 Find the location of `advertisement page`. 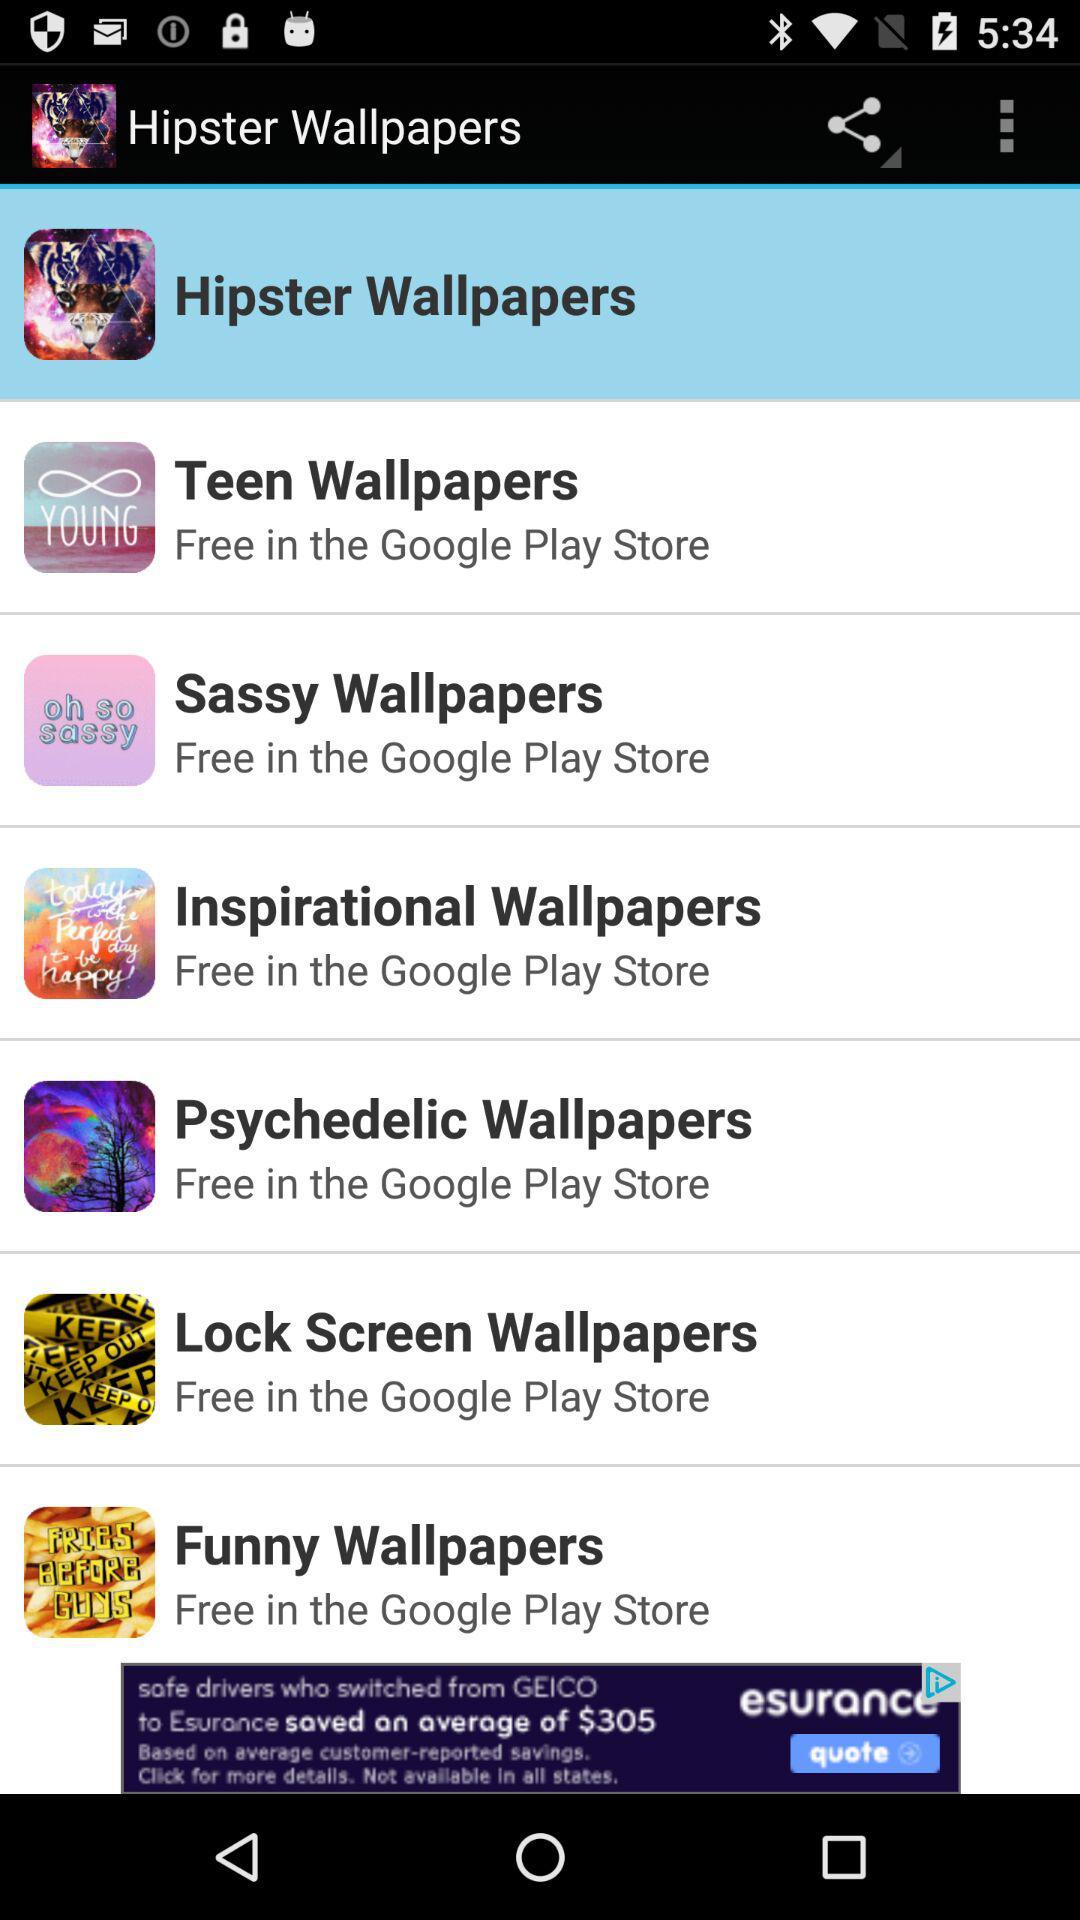

advertisement page is located at coordinates (540, 1727).